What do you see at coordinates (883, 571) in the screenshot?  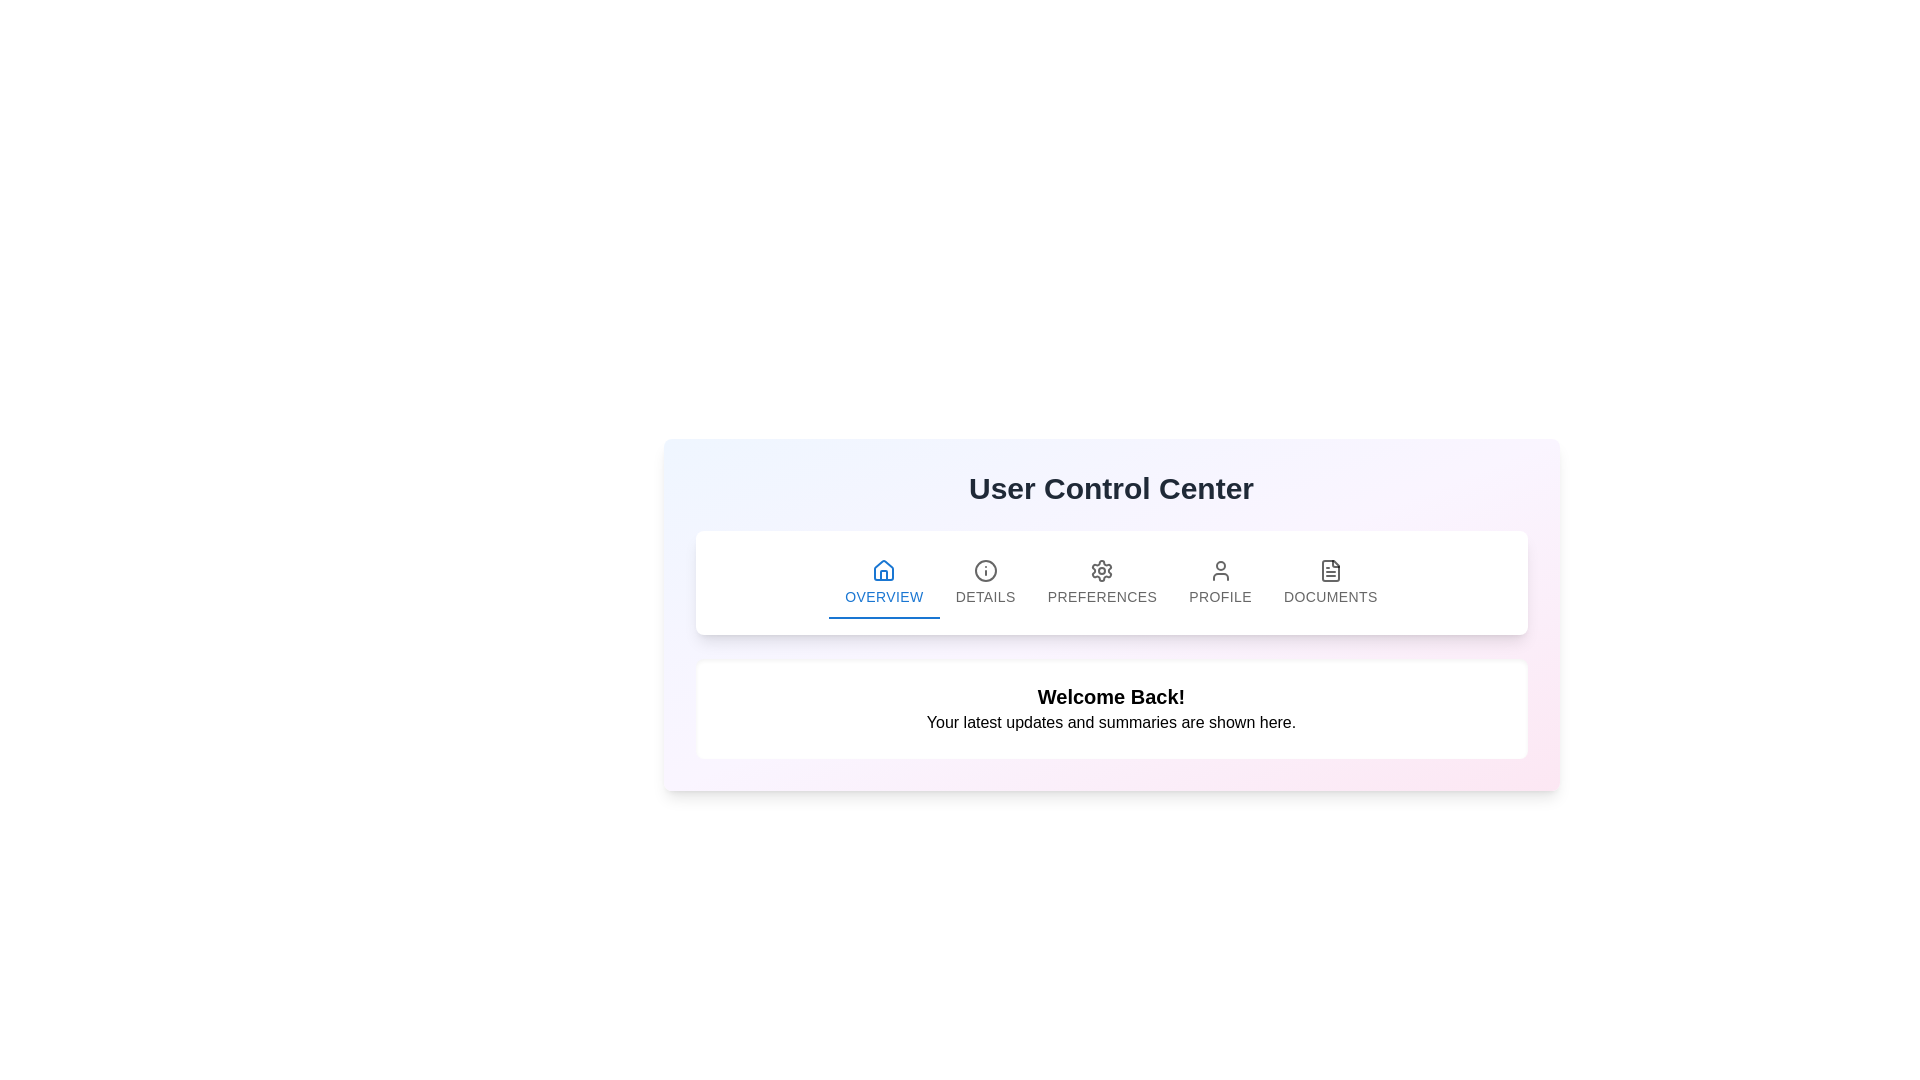 I see `the 'Overview' tab icon for navigation, which is centrally located above the text 'Overview' in the navigation bar` at bounding box center [883, 571].